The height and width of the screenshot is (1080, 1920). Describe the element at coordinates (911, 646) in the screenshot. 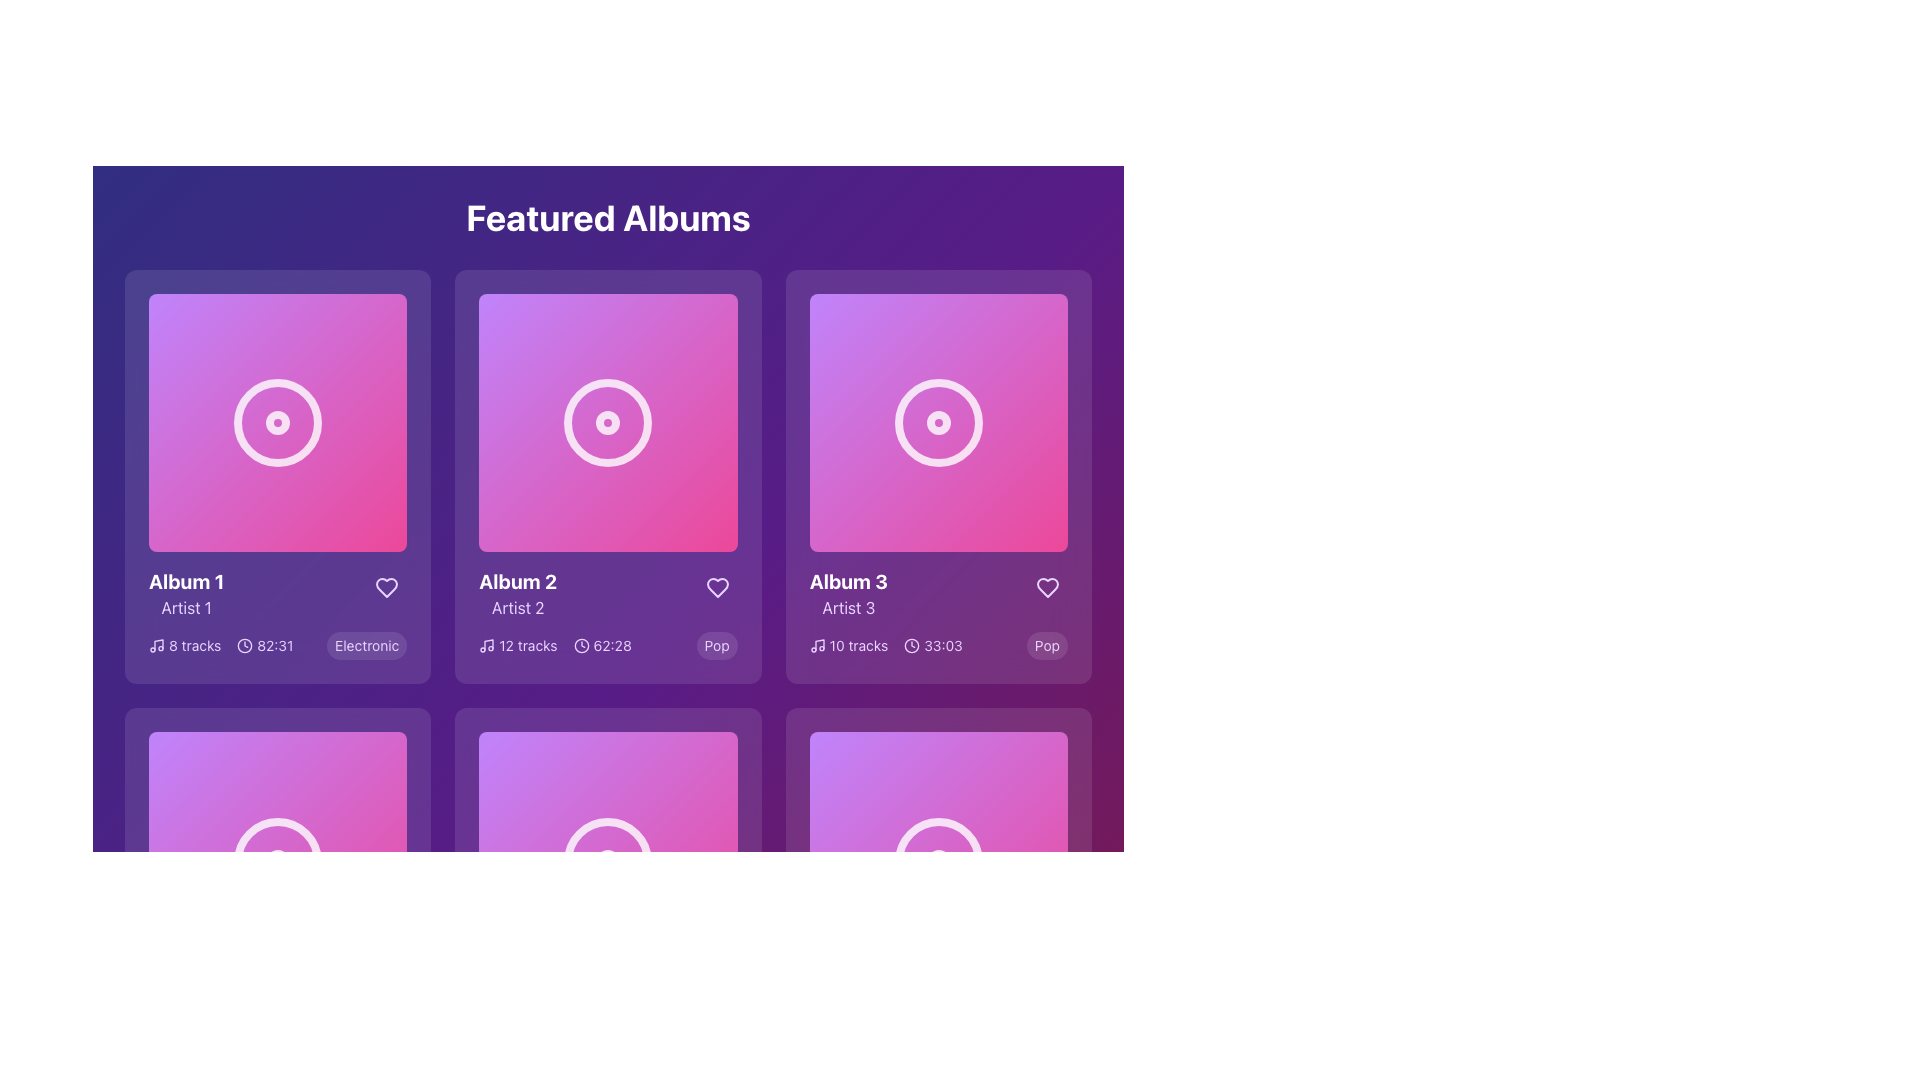

I see `the clock icon located within the 'Album 3' card, which indicates the duration of the associated album or track` at that location.